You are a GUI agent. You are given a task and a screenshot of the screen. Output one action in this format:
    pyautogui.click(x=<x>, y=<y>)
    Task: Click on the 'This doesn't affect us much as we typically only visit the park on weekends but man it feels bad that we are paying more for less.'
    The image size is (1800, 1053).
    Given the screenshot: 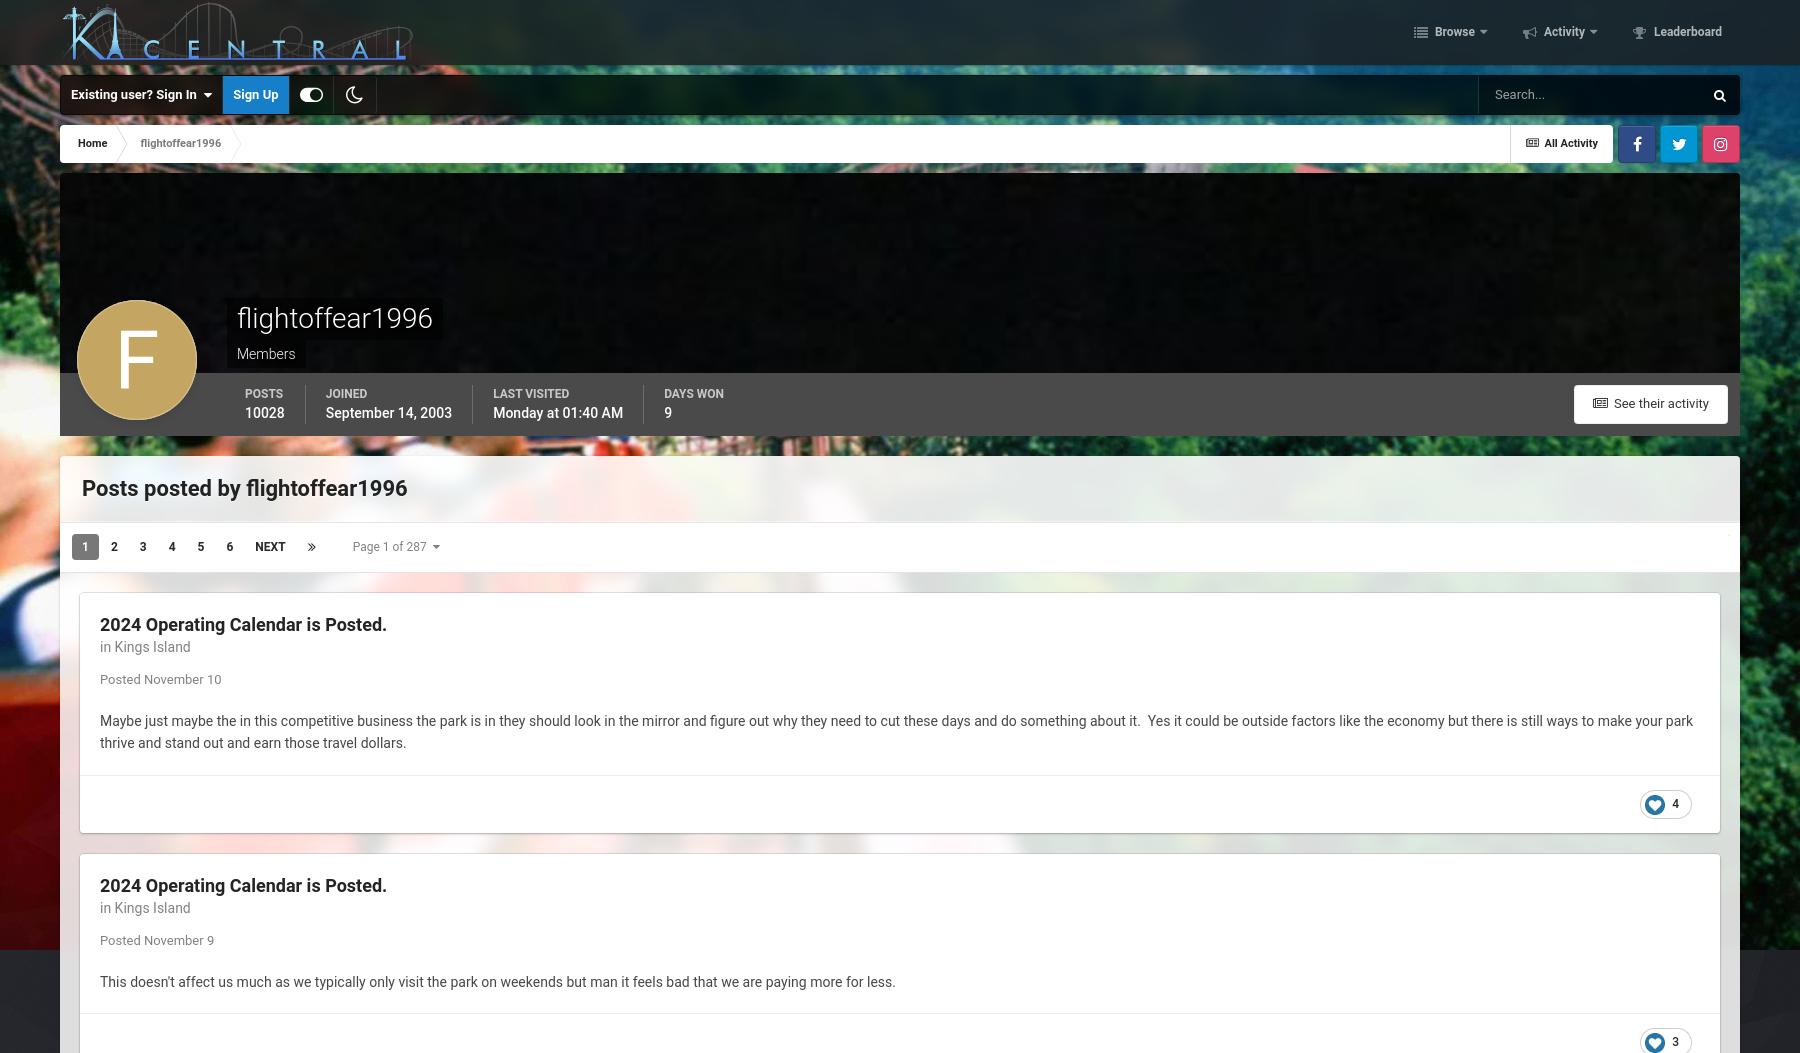 What is the action you would take?
    pyautogui.click(x=499, y=980)
    